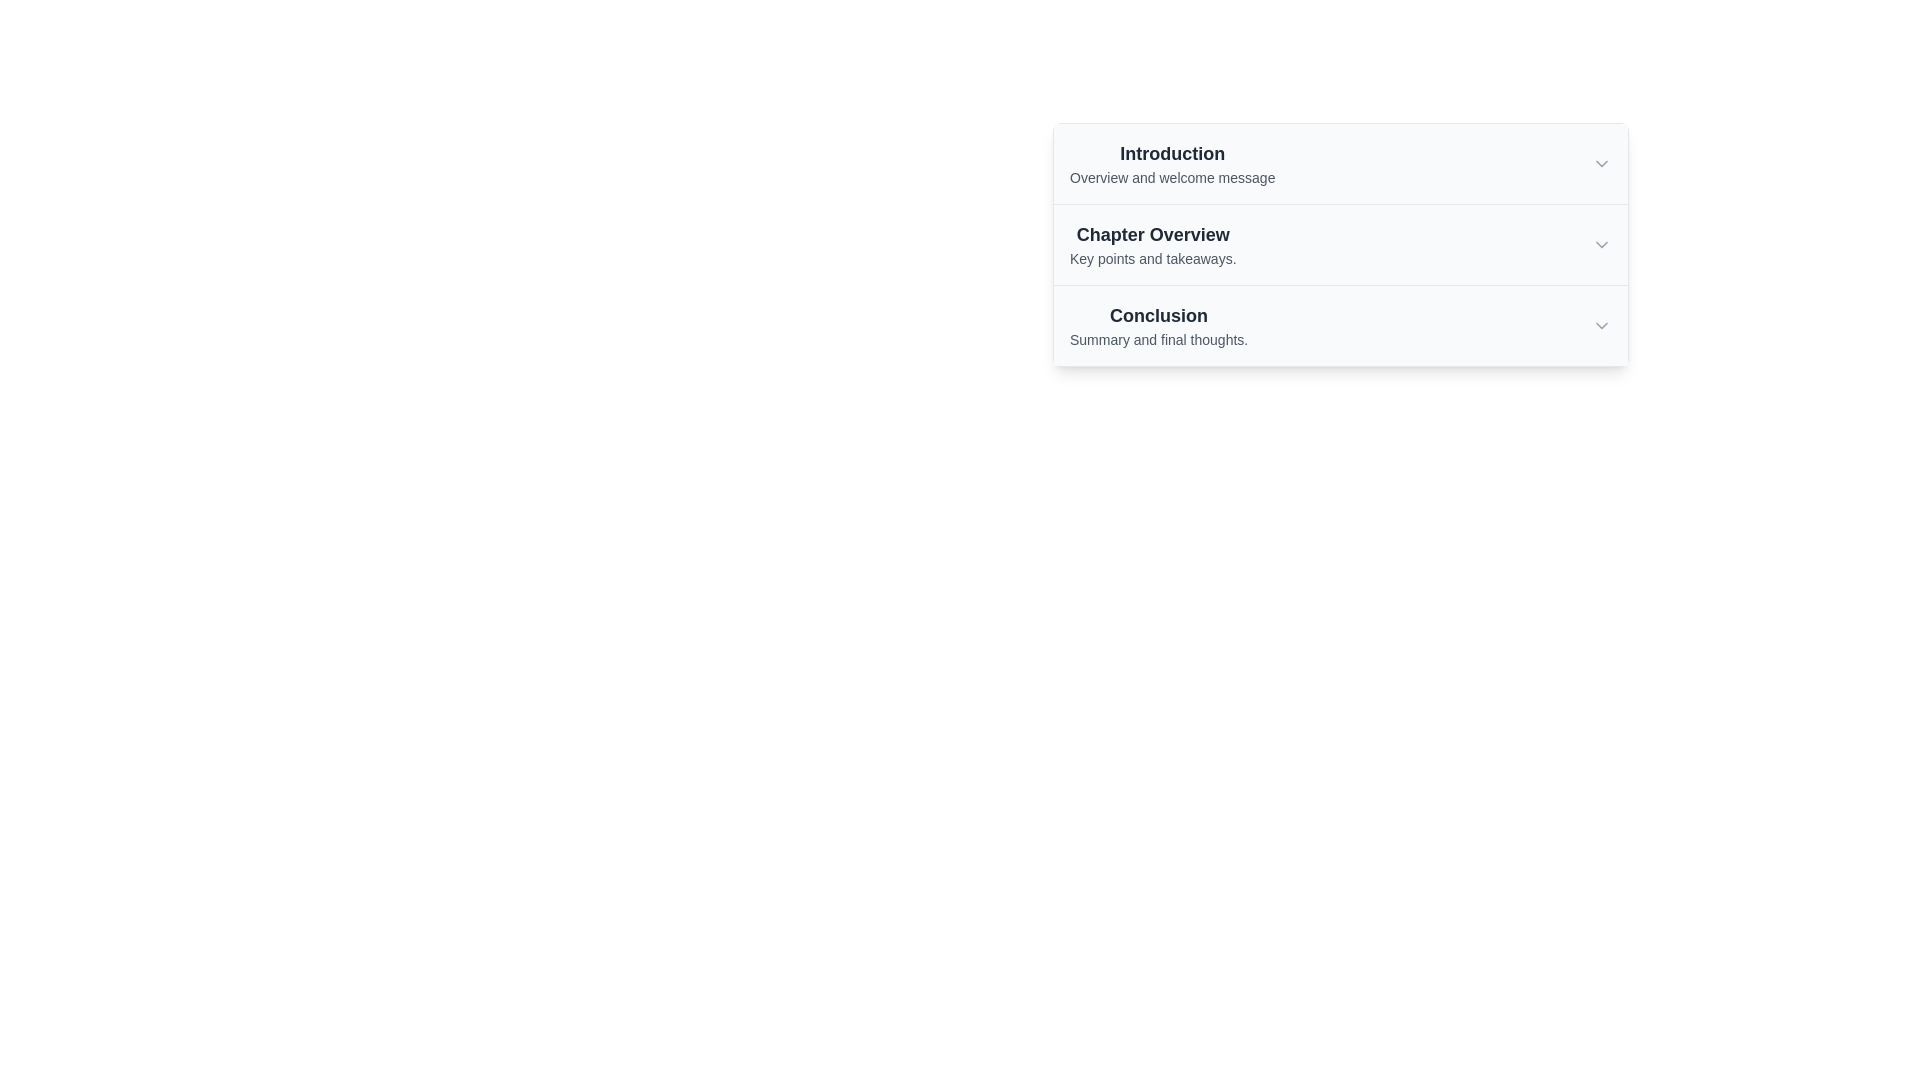 Image resolution: width=1920 pixels, height=1080 pixels. I want to click on the text block displaying 'Chapter Overview' which summarizes the section with 'Key points and takeaways.' This element is located below 'Introduction' and above 'Conclusion' in the vertical list, so click(1153, 244).